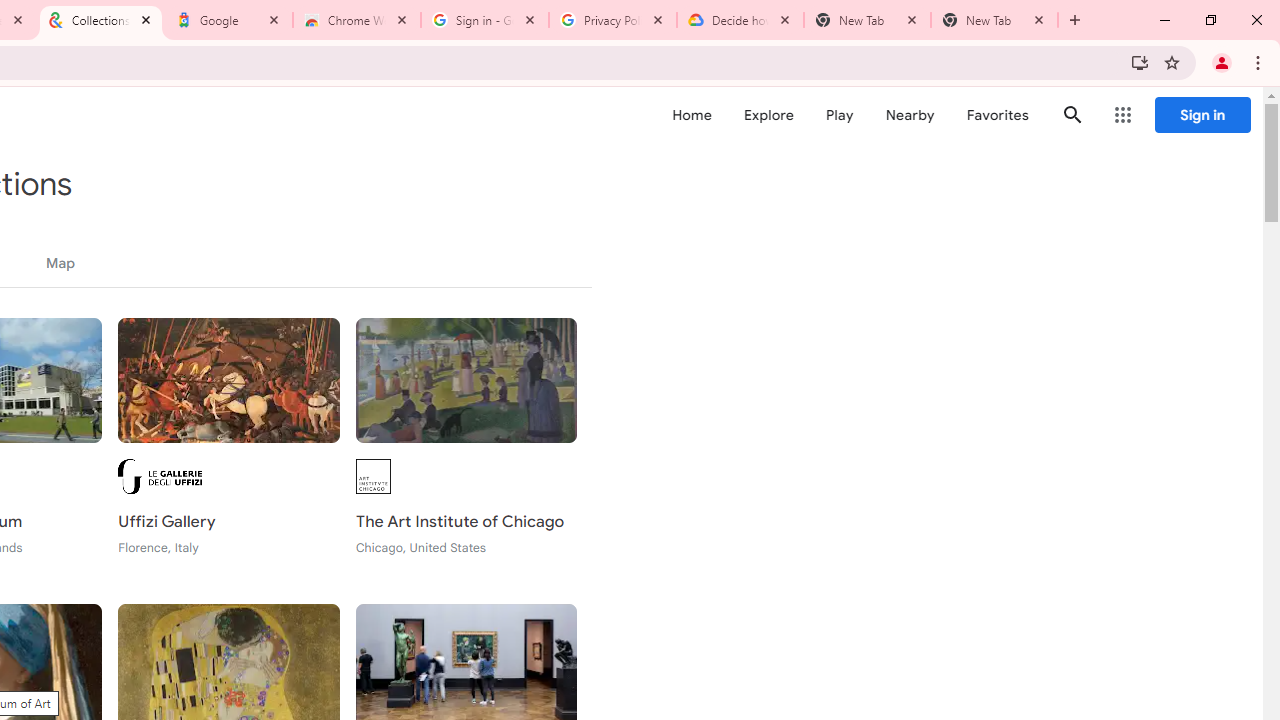  What do you see at coordinates (357, 20) in the screenshot?
I see `'Chrome Web Store - Color themes by Chrome'` at bounding box center [357, 20].